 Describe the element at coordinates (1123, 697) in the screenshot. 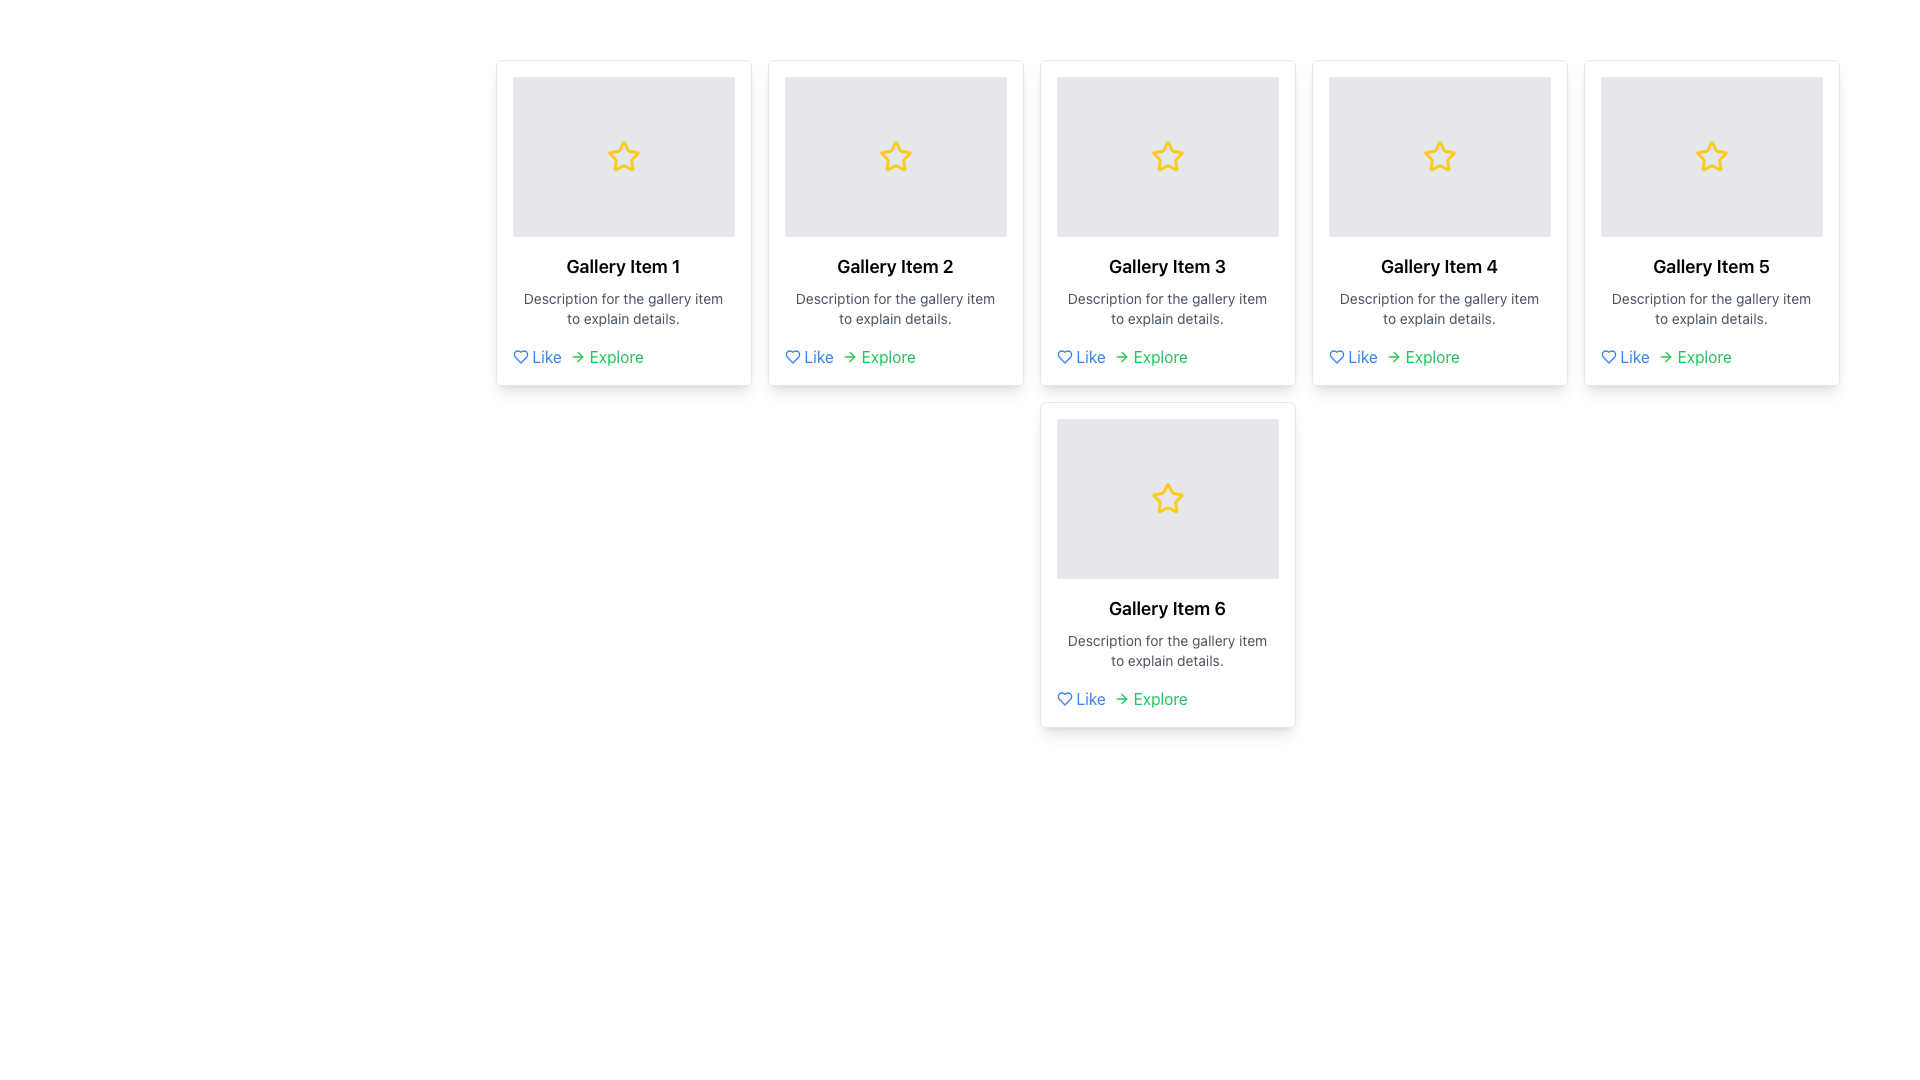

I see `the 'Explore' label associated with the arrow icon located in the bottom section of 'Gallery Item 6' card` at that location.